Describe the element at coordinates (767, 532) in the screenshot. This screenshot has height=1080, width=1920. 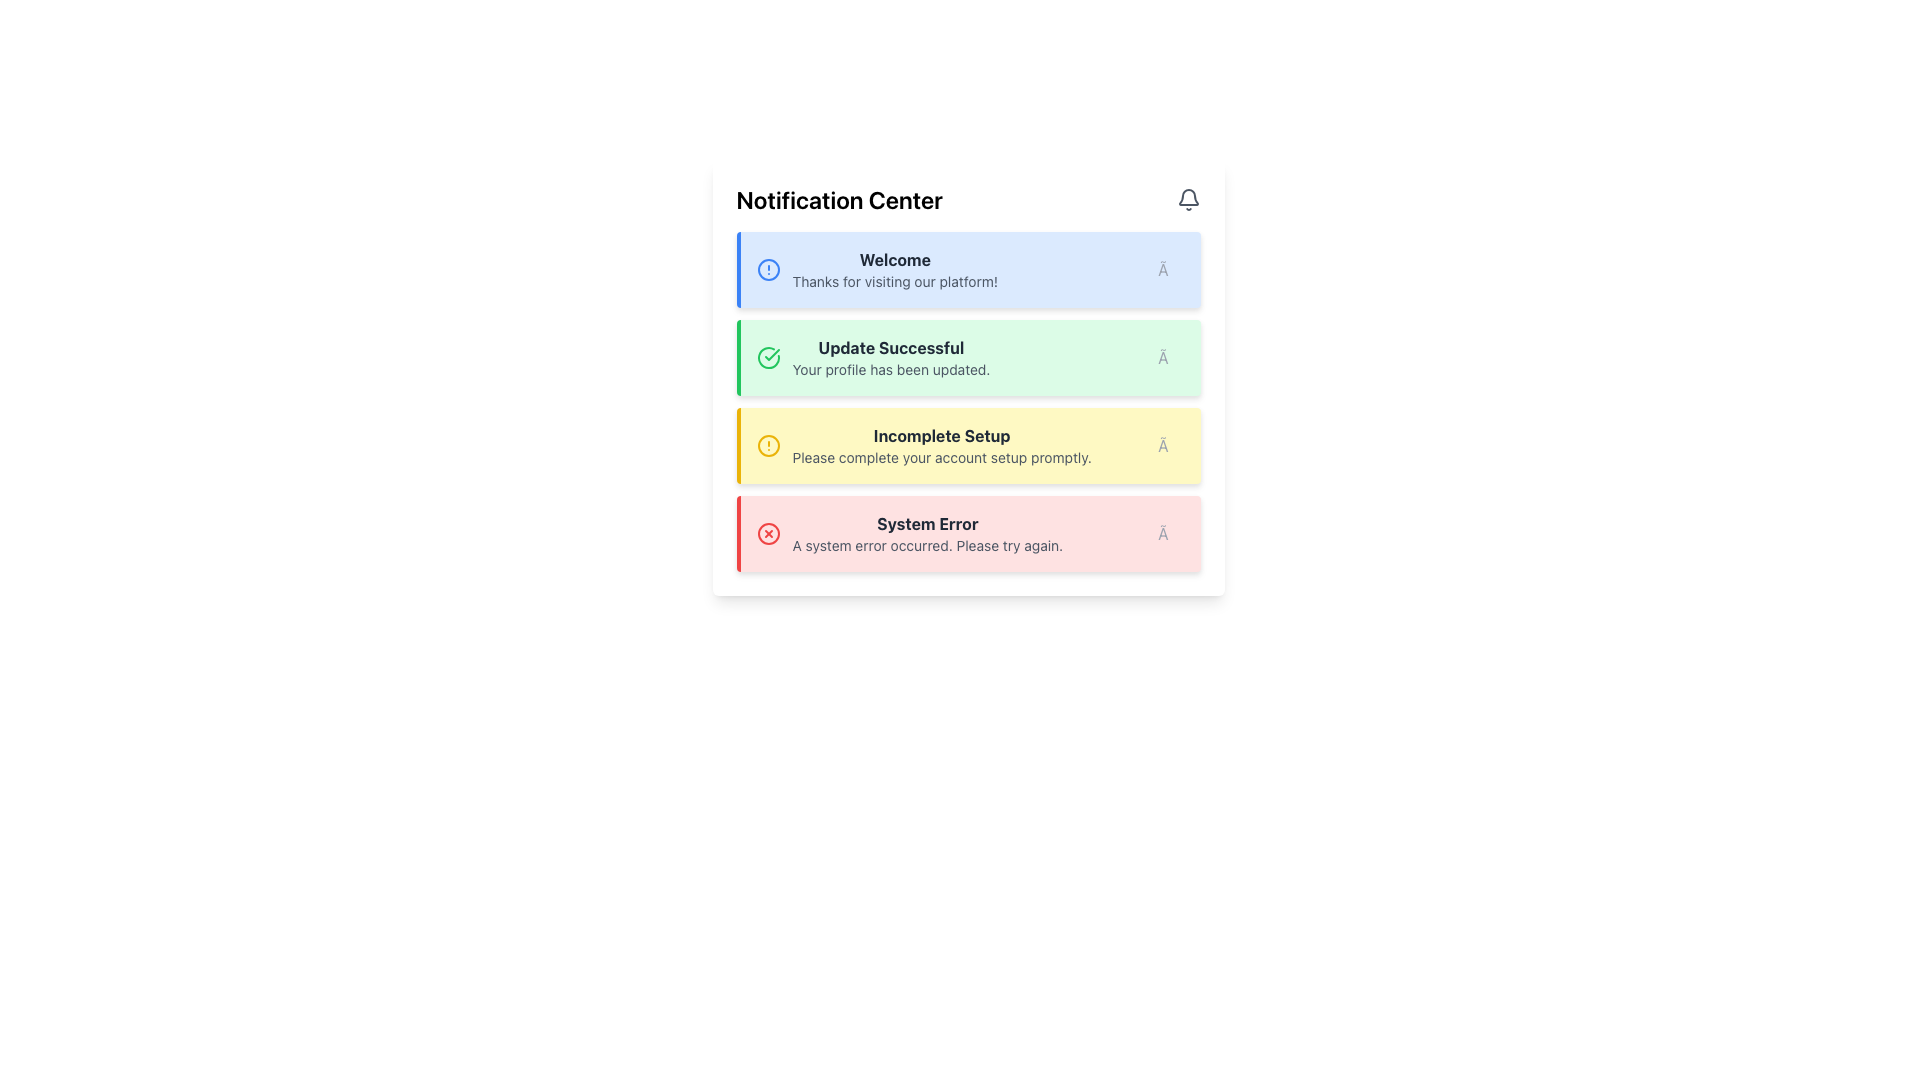
I see `the red circular icon with a red 'X' at the top-left corner of the 'System Error' card` at that location.